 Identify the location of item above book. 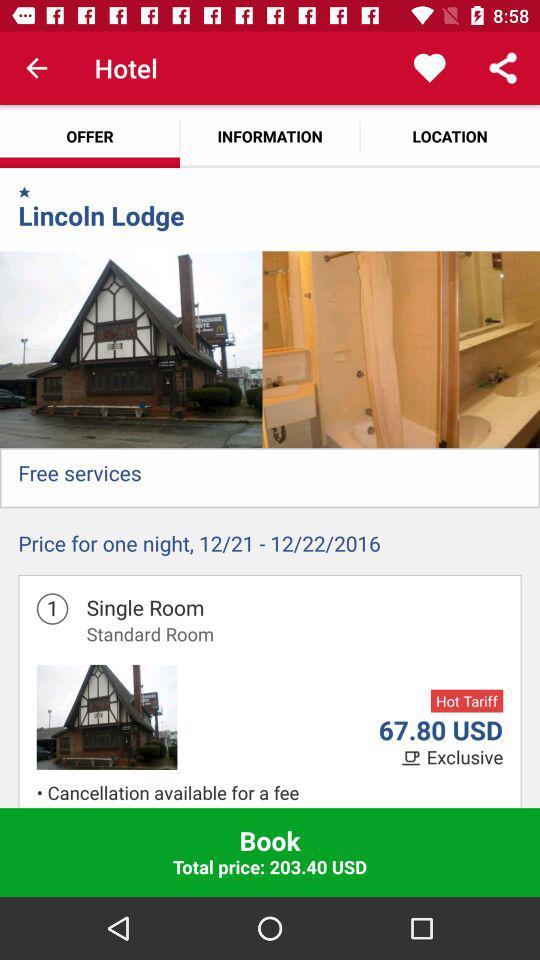
(274, 806).